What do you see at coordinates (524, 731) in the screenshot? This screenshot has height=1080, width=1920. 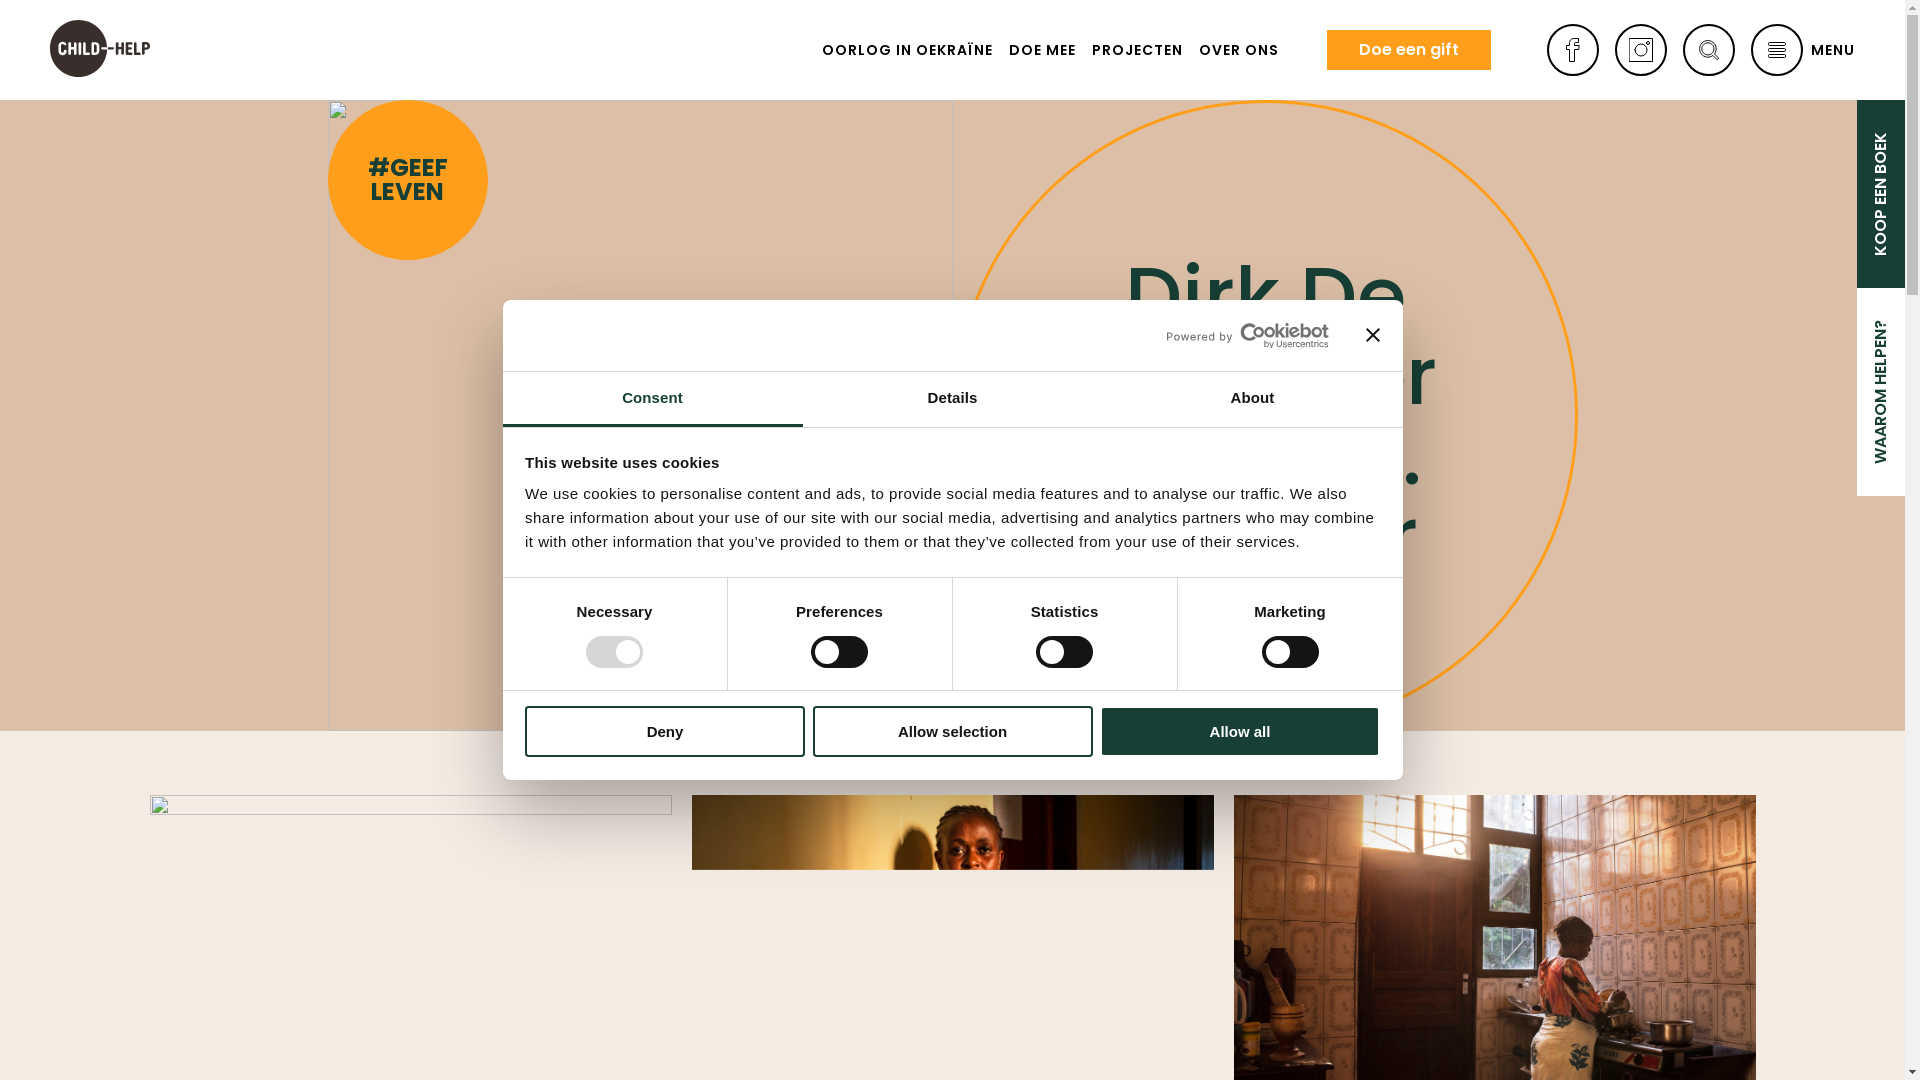 I see `'Deny'` at bounding box center [524, 731].